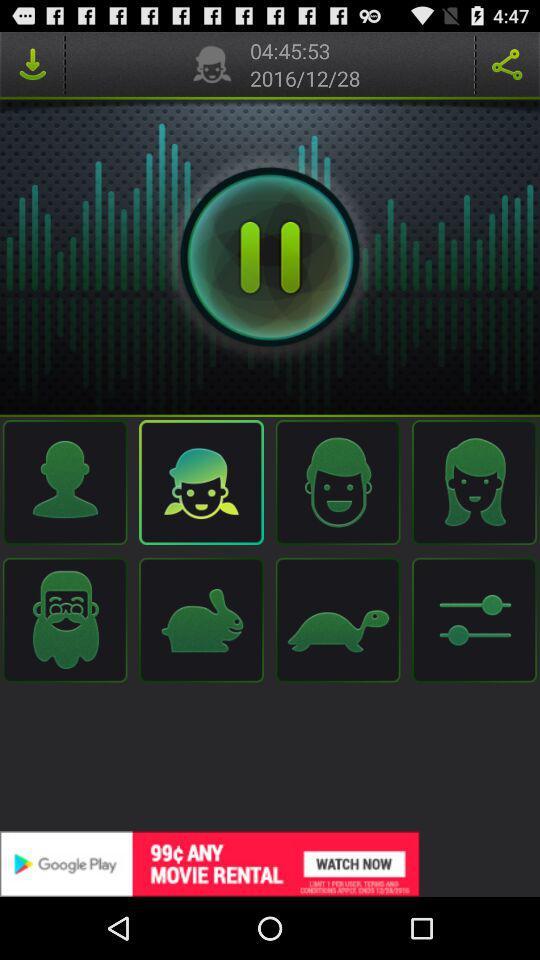 The image size is (540, 960). Describe the element at coordinates (270, 256) in the screenshot. I see `audio play` at that location.